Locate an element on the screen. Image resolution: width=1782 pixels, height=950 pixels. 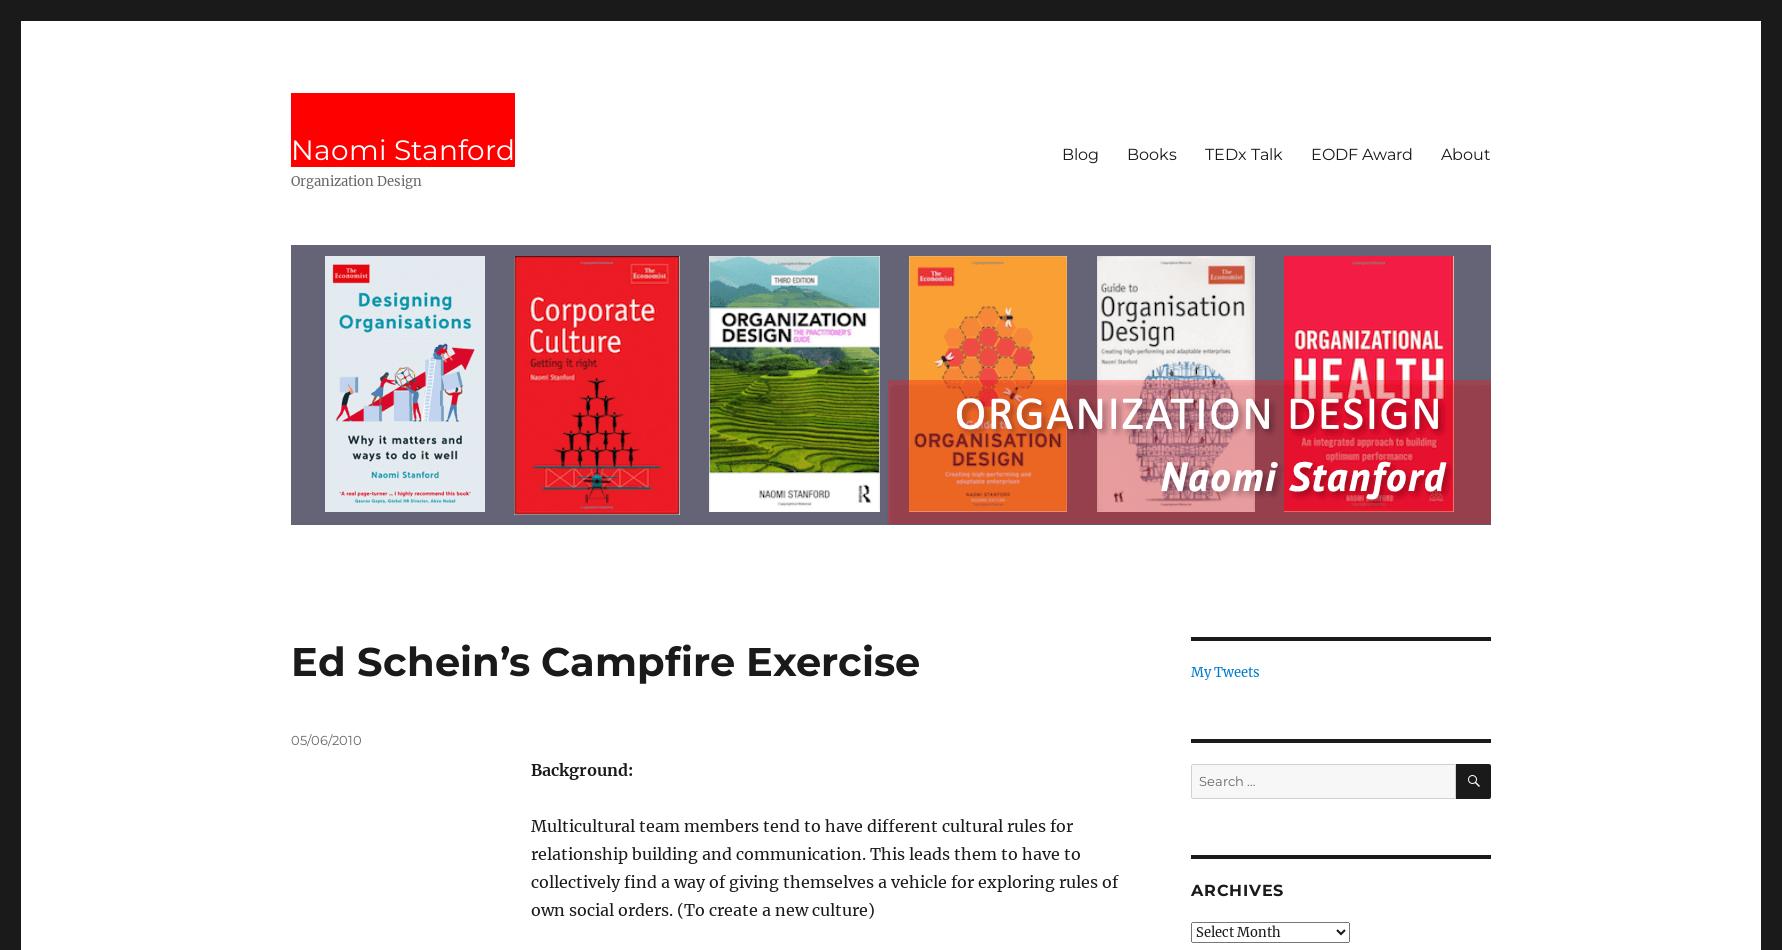
'Archives' is located at coordinates (1190, 889).